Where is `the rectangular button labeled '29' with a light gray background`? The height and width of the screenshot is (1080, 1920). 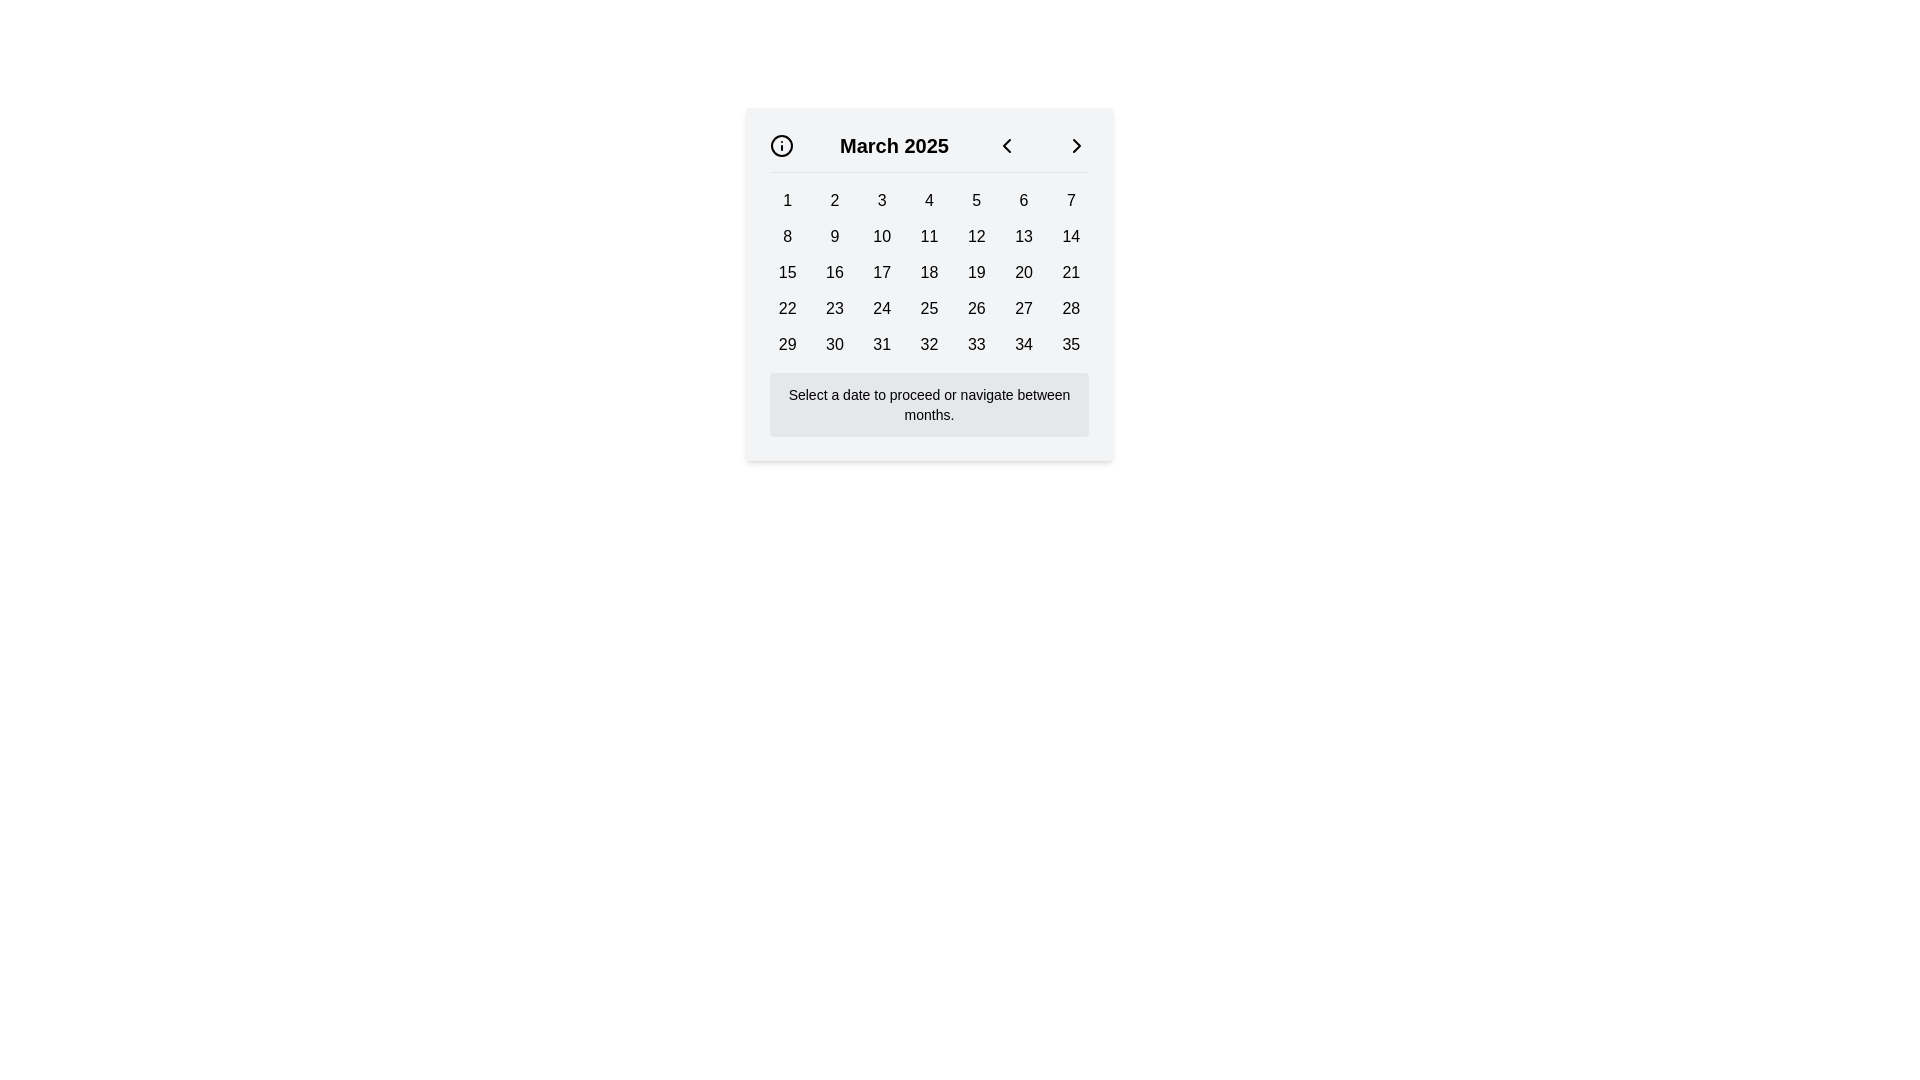
the rectangular button labeled '29' with a light gray background is located at coordinates (786, 343).